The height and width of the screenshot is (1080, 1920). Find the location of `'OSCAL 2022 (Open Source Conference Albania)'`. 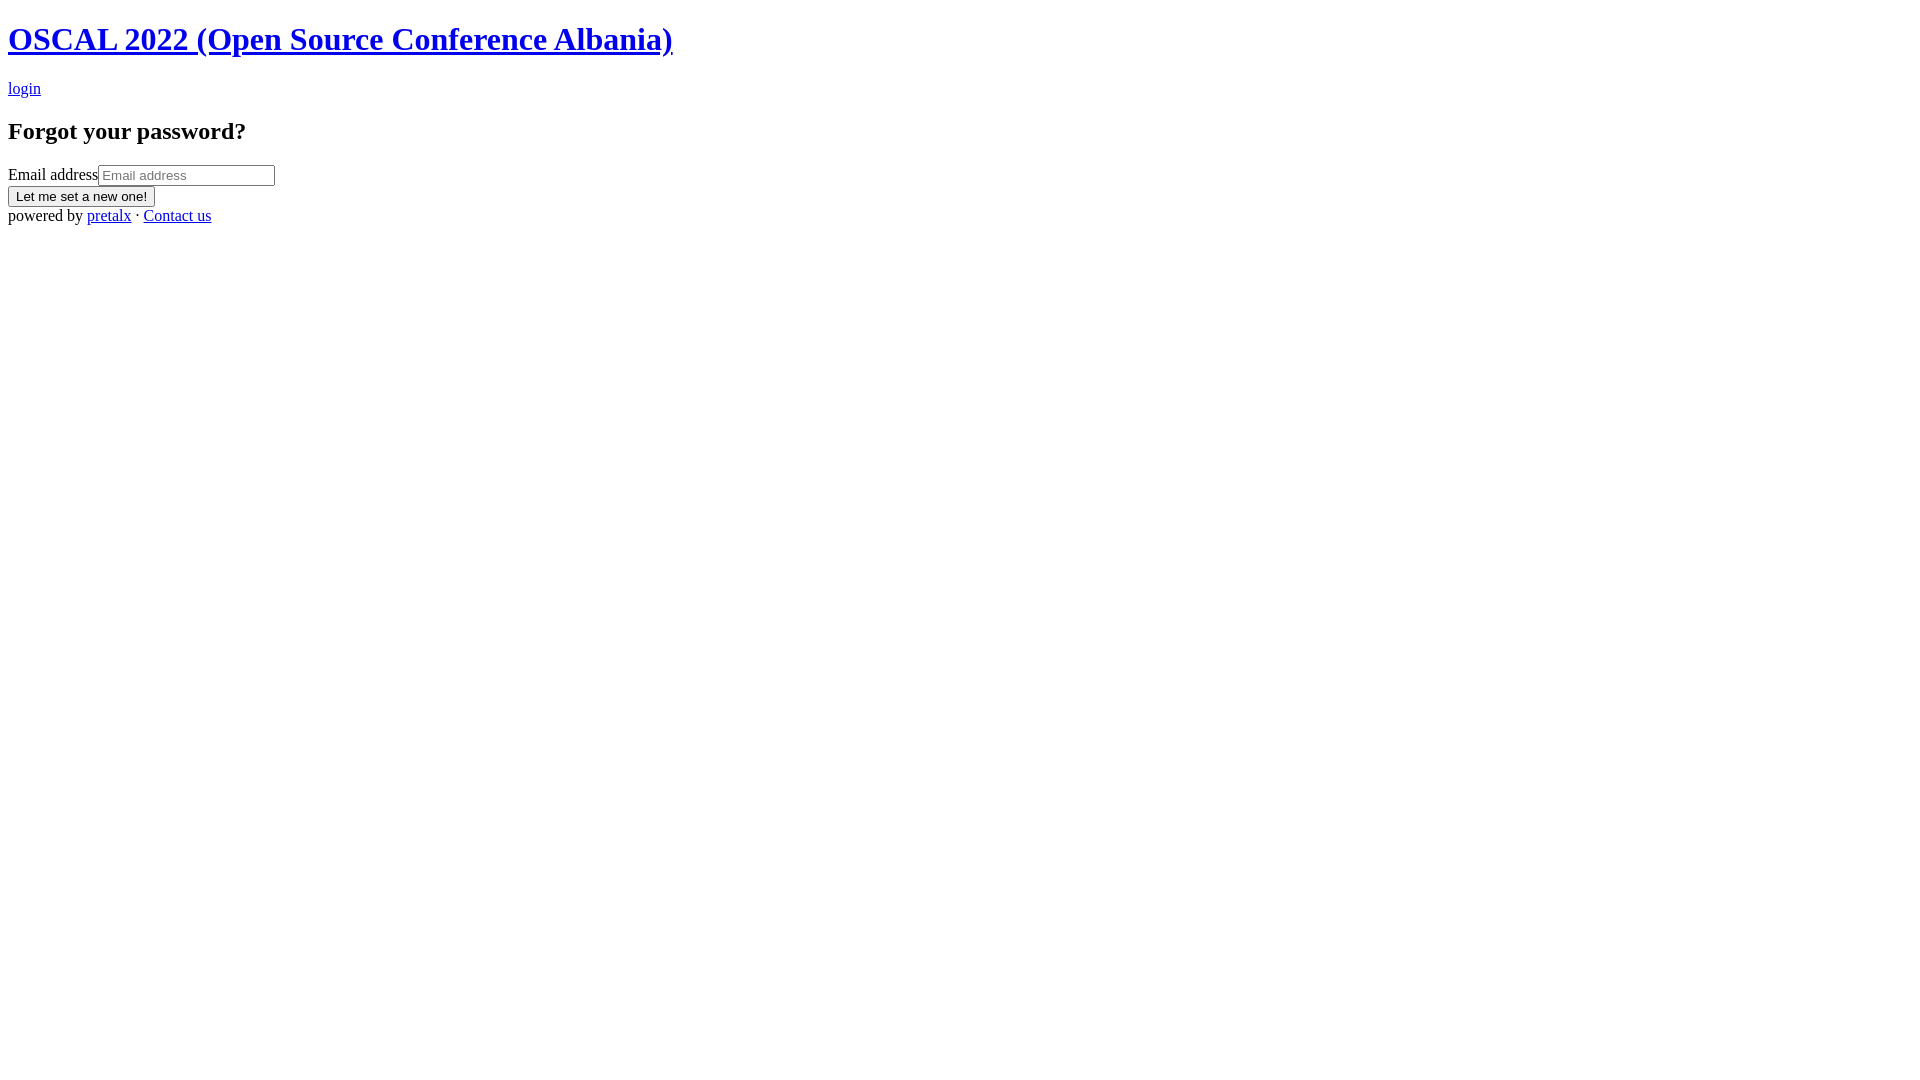

'OSCAL 2022 (Open Source Conference Albania)' is located at coordinates (340, 38).